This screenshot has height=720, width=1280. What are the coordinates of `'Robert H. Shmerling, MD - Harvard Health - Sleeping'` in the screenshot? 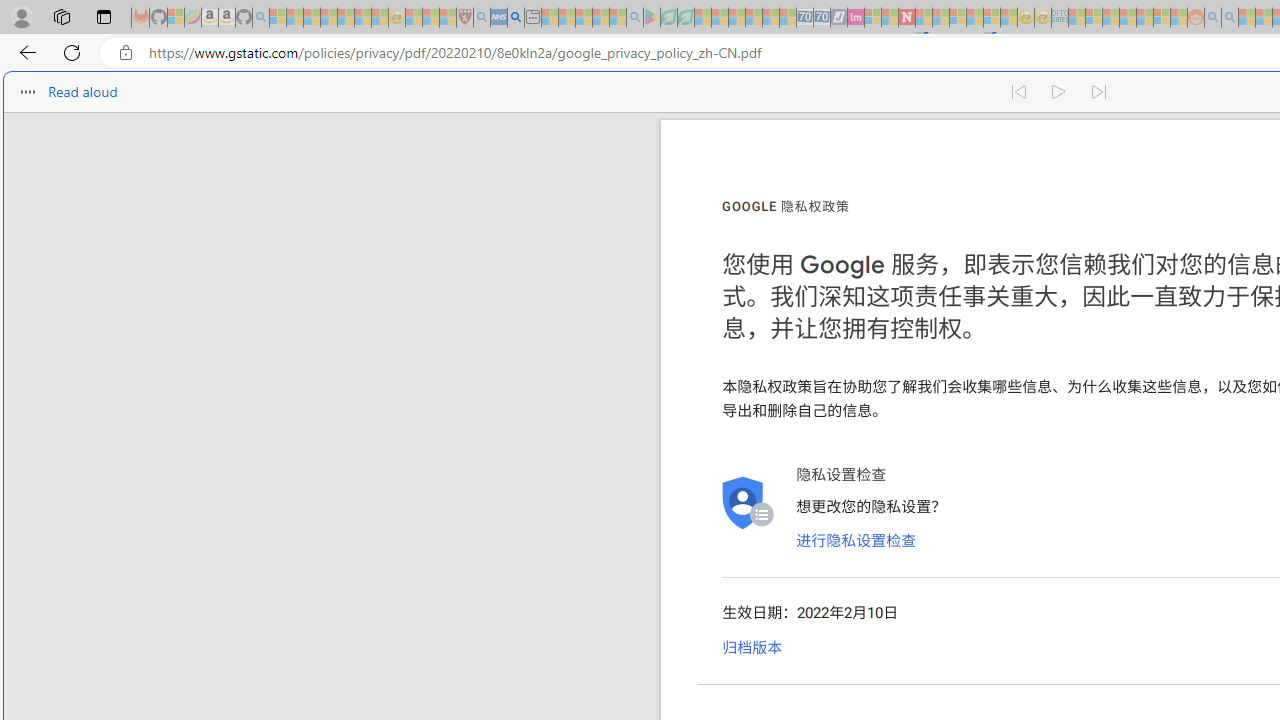 It's located at (464, 17).